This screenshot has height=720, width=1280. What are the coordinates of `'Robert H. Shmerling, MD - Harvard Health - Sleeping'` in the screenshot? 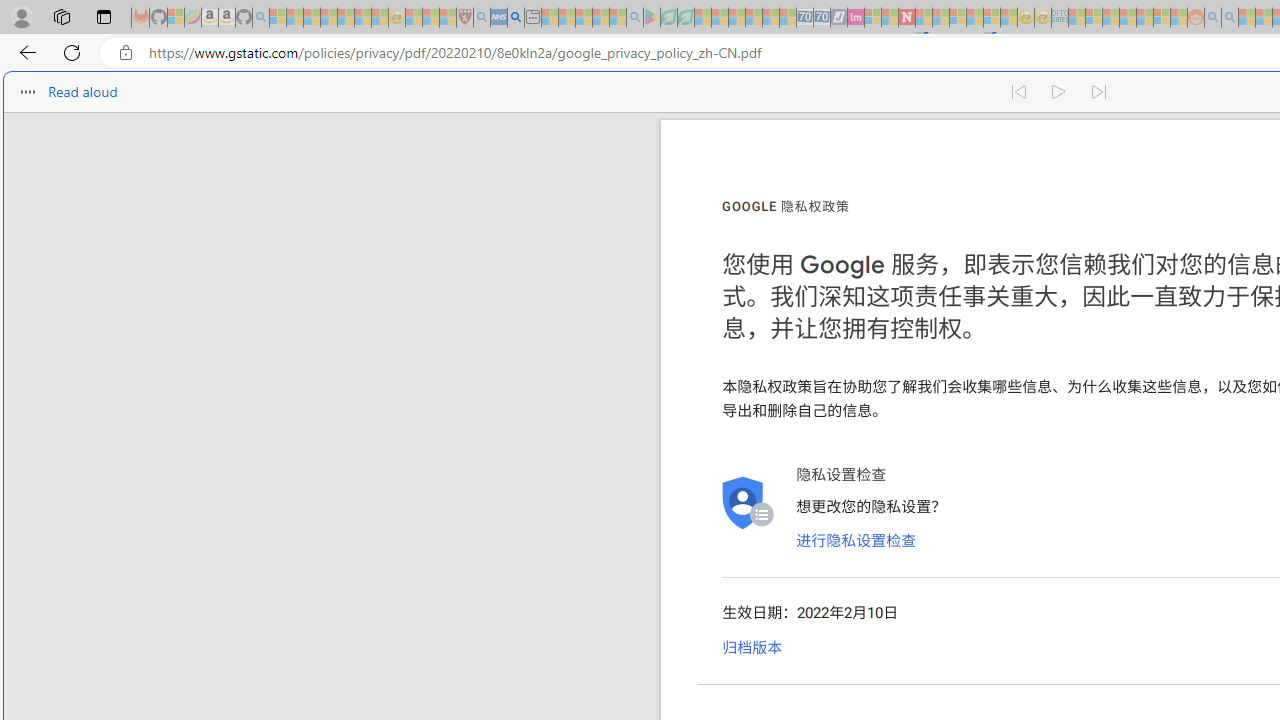 It's located at (464, 17).